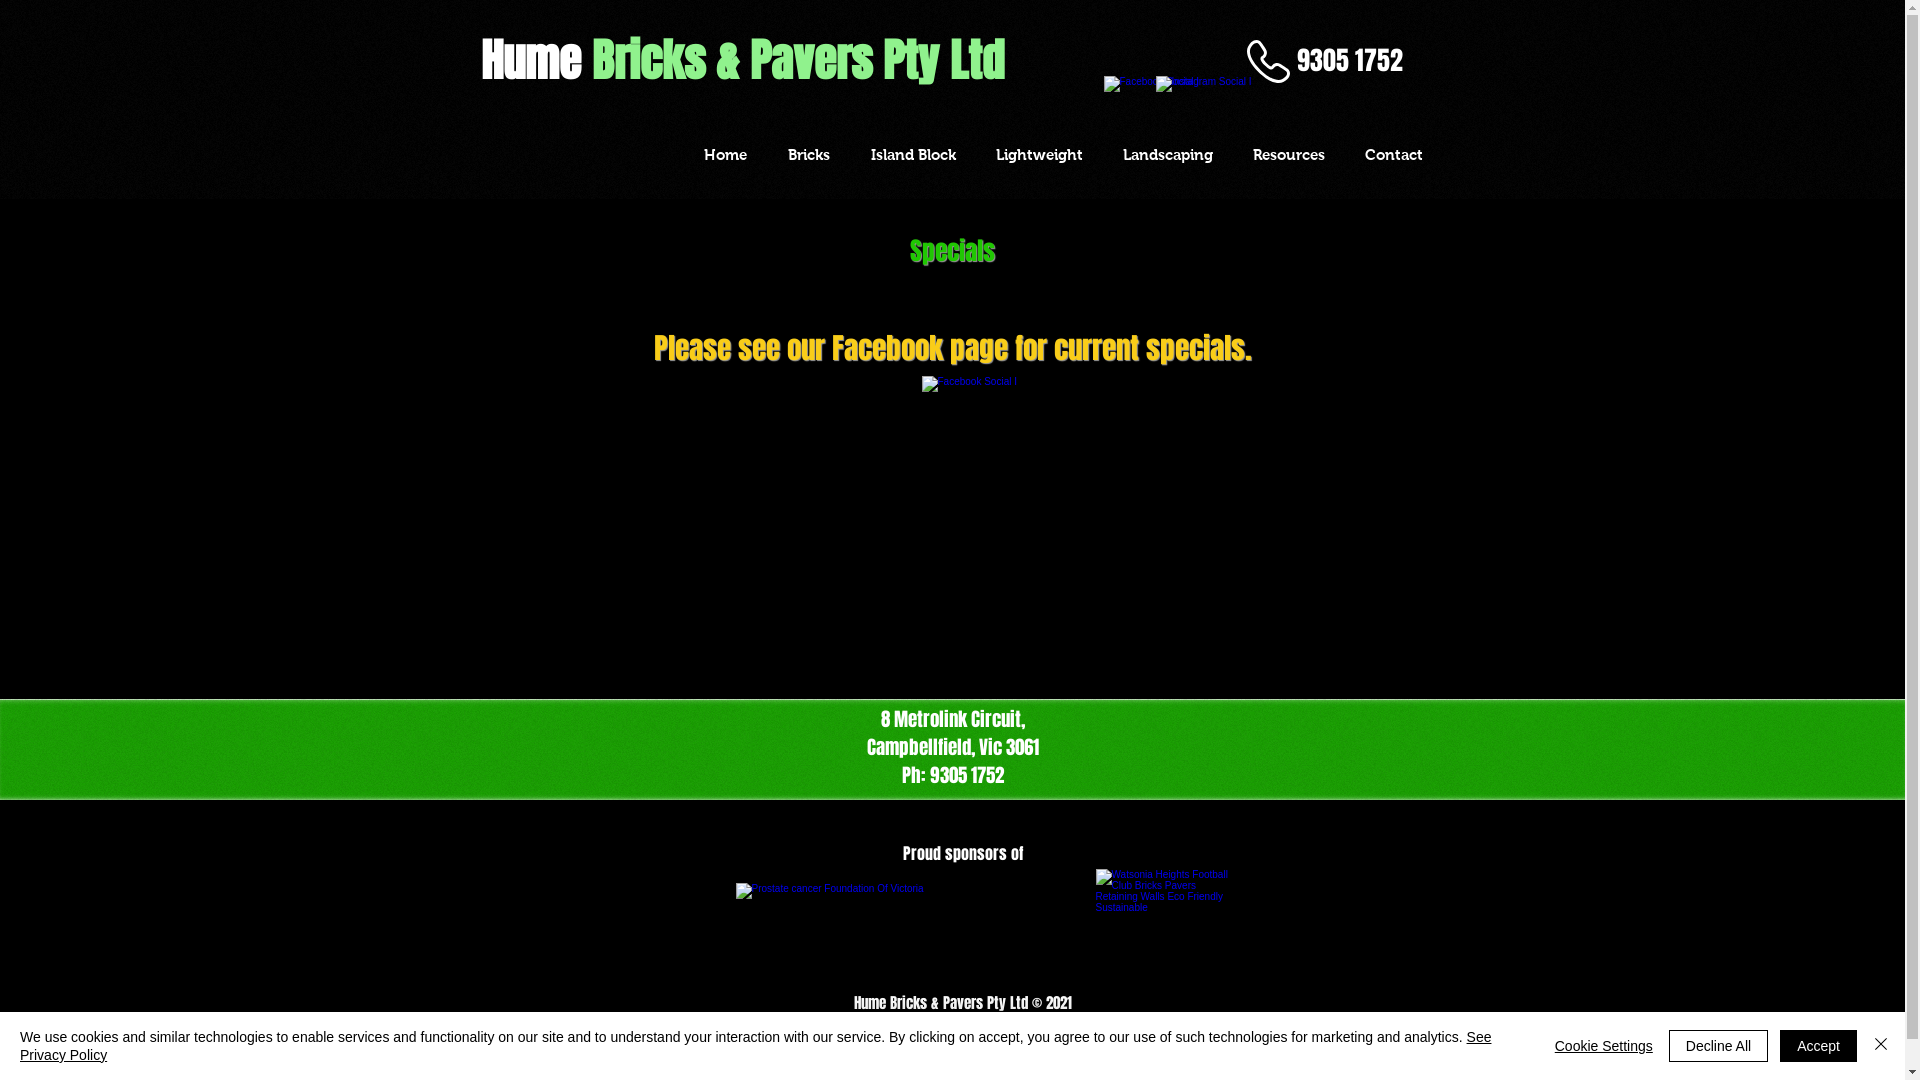 Image resolution: width=1920 pixels, height=1080 pixels. Describe the element at coordinates (734, 929) in the screenshot. I see `'Prostate cancer Foundation Of Victoria'` at that location.